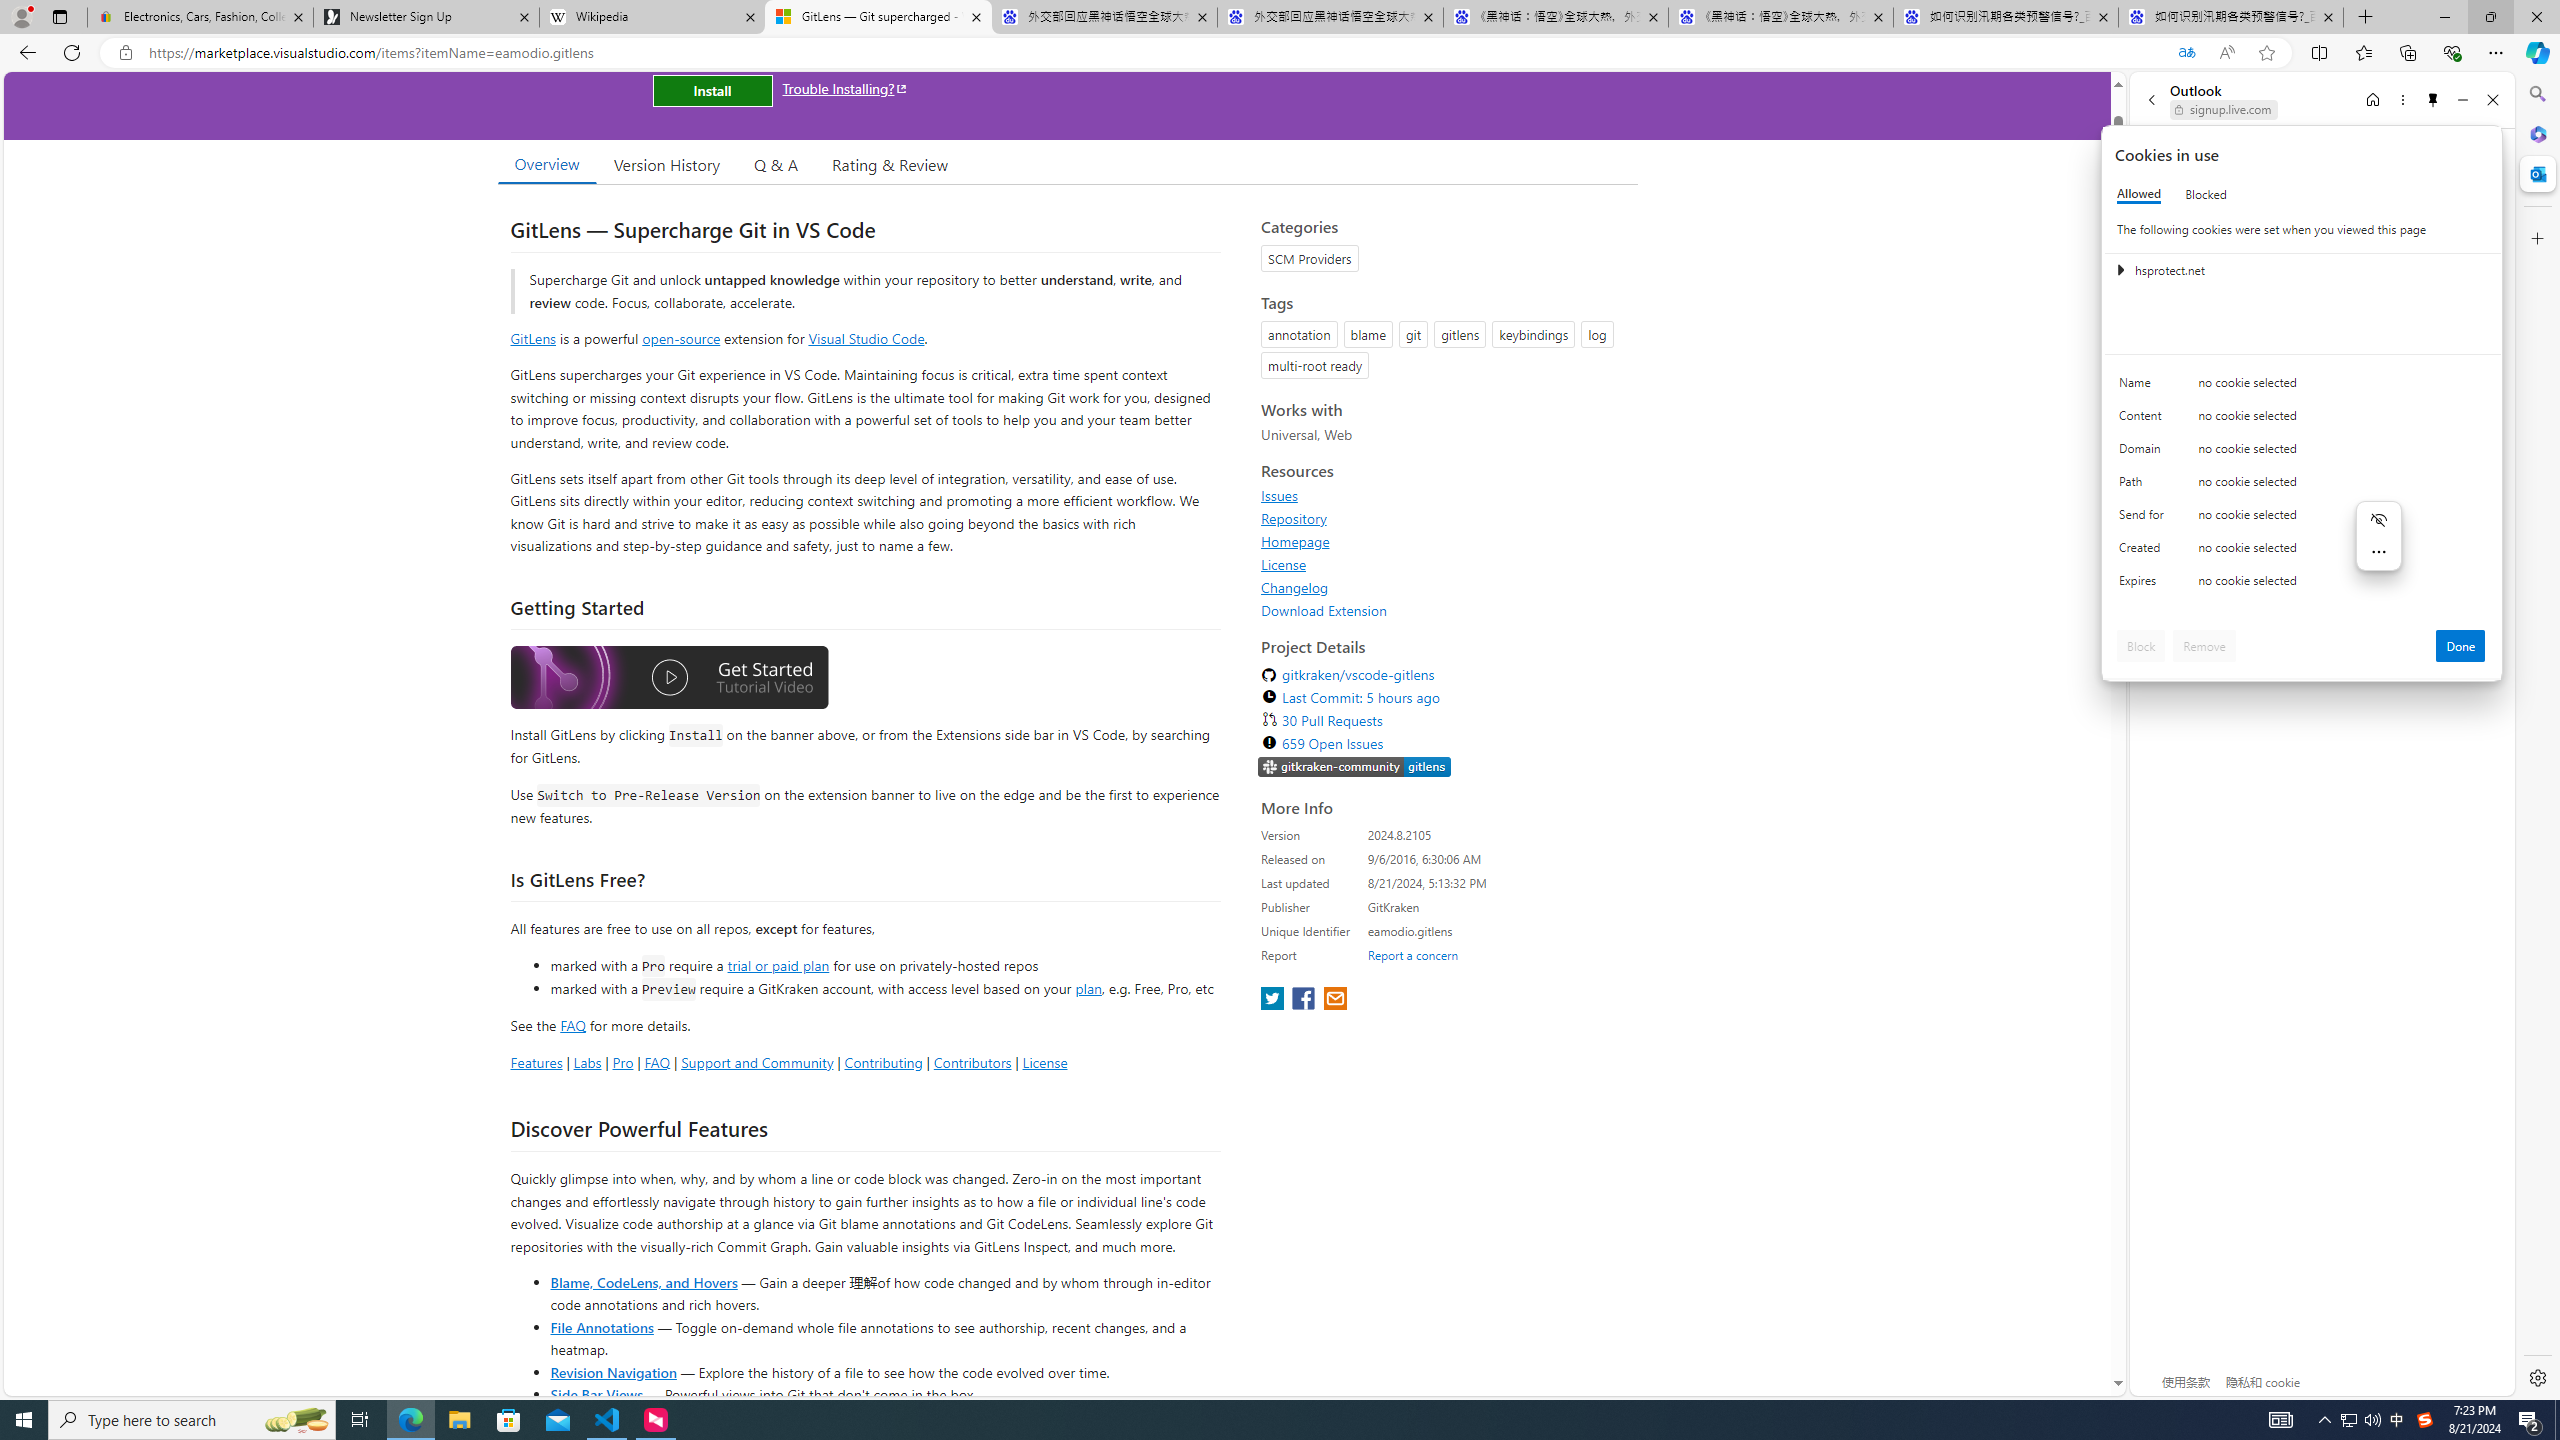 The width and height of the screenshot is (2560, 1440). I want to click on 'Class: c0153 c0157 c0154', so click(2302, 387).